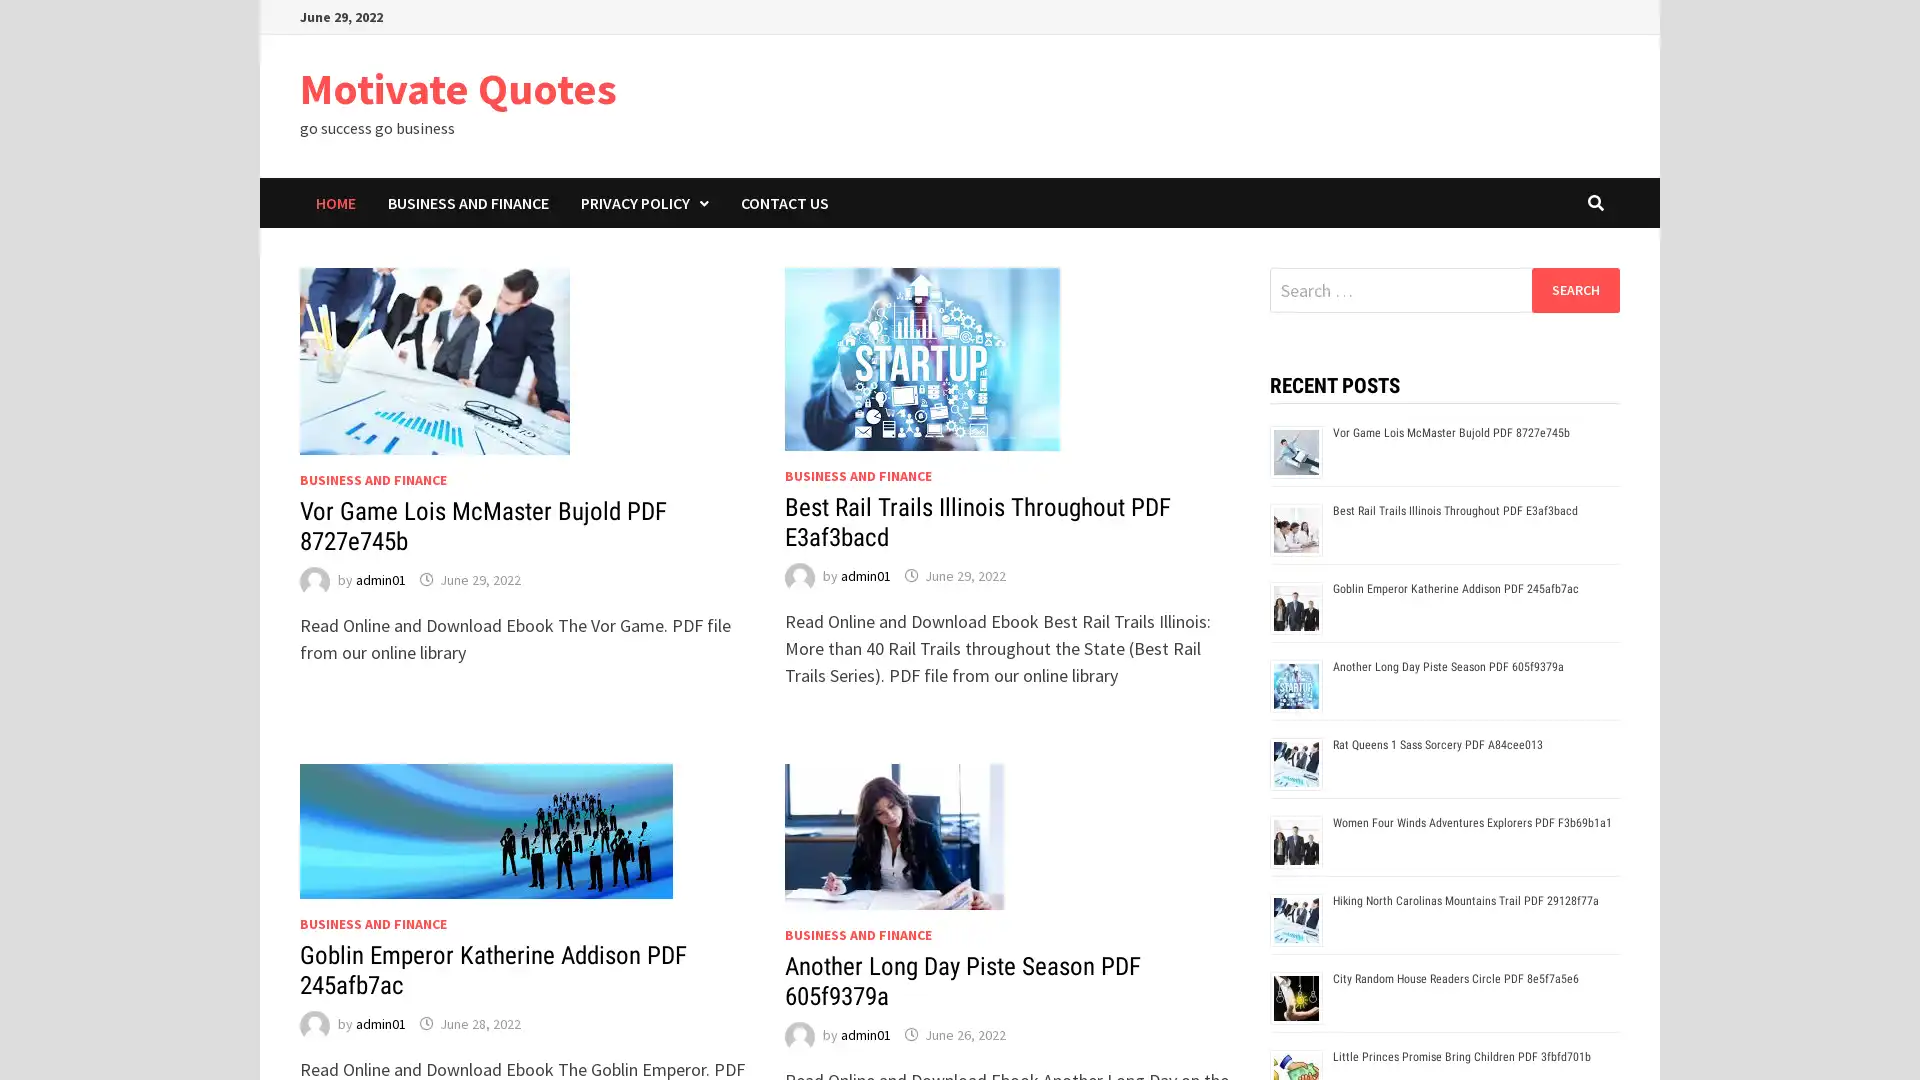 This screenshot has width=1920, height=1080. I want to click on Search, so click(1574, 289).